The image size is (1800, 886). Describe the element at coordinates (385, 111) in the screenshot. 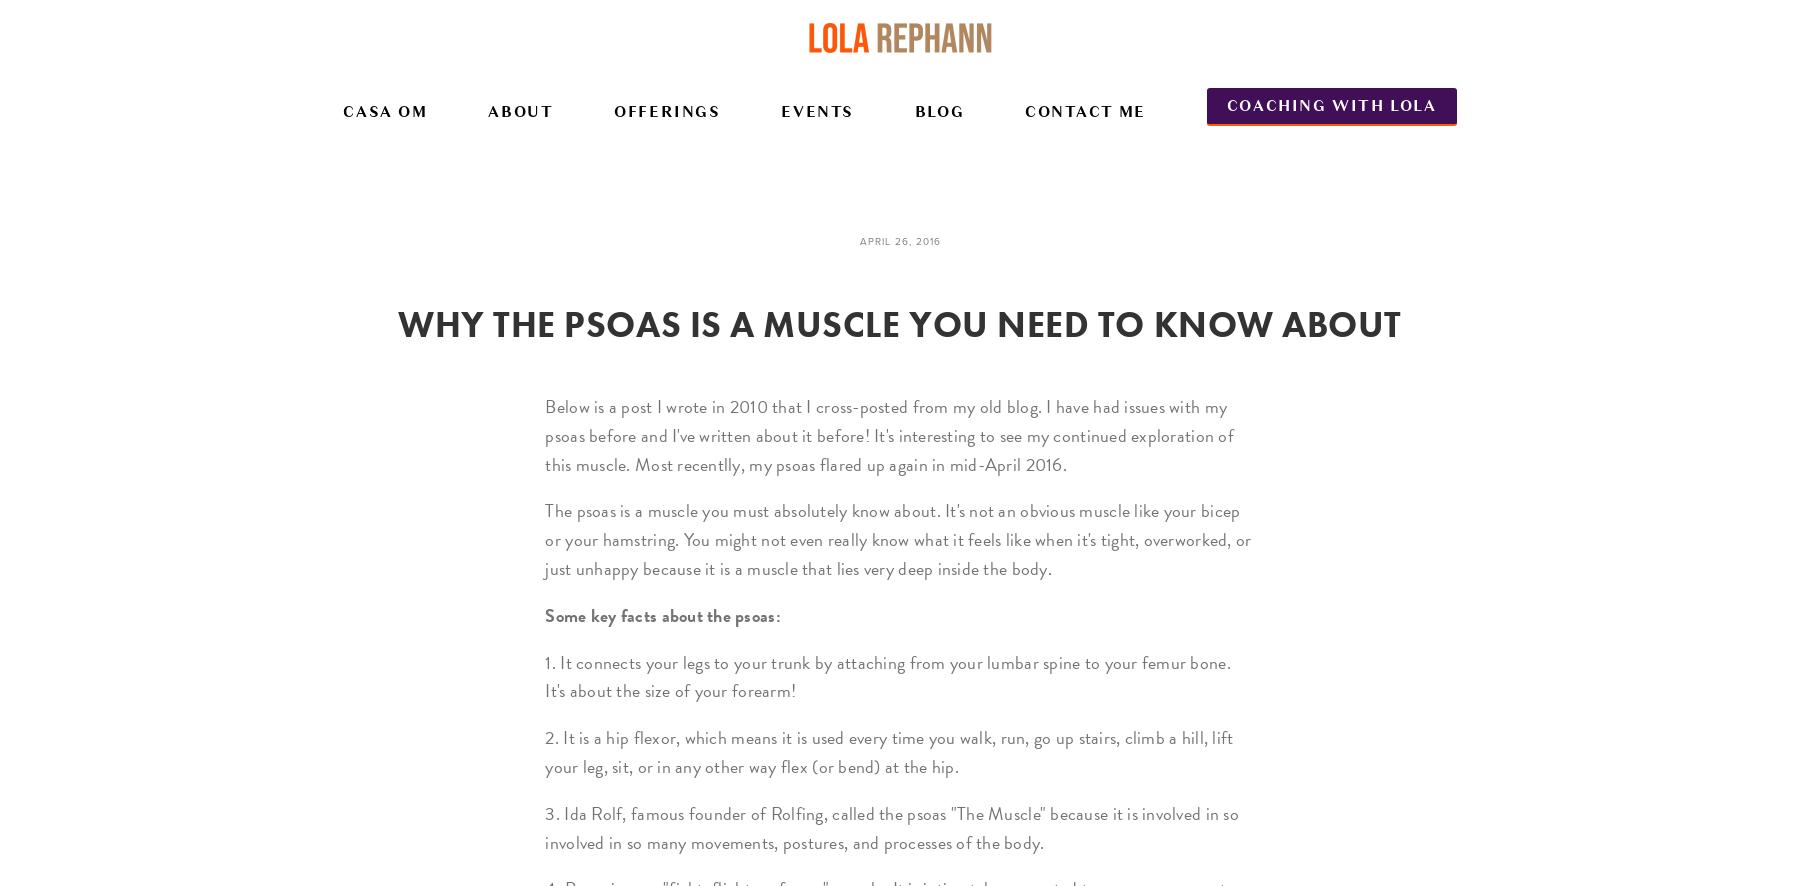

I see `'Casa Om'` at that location.